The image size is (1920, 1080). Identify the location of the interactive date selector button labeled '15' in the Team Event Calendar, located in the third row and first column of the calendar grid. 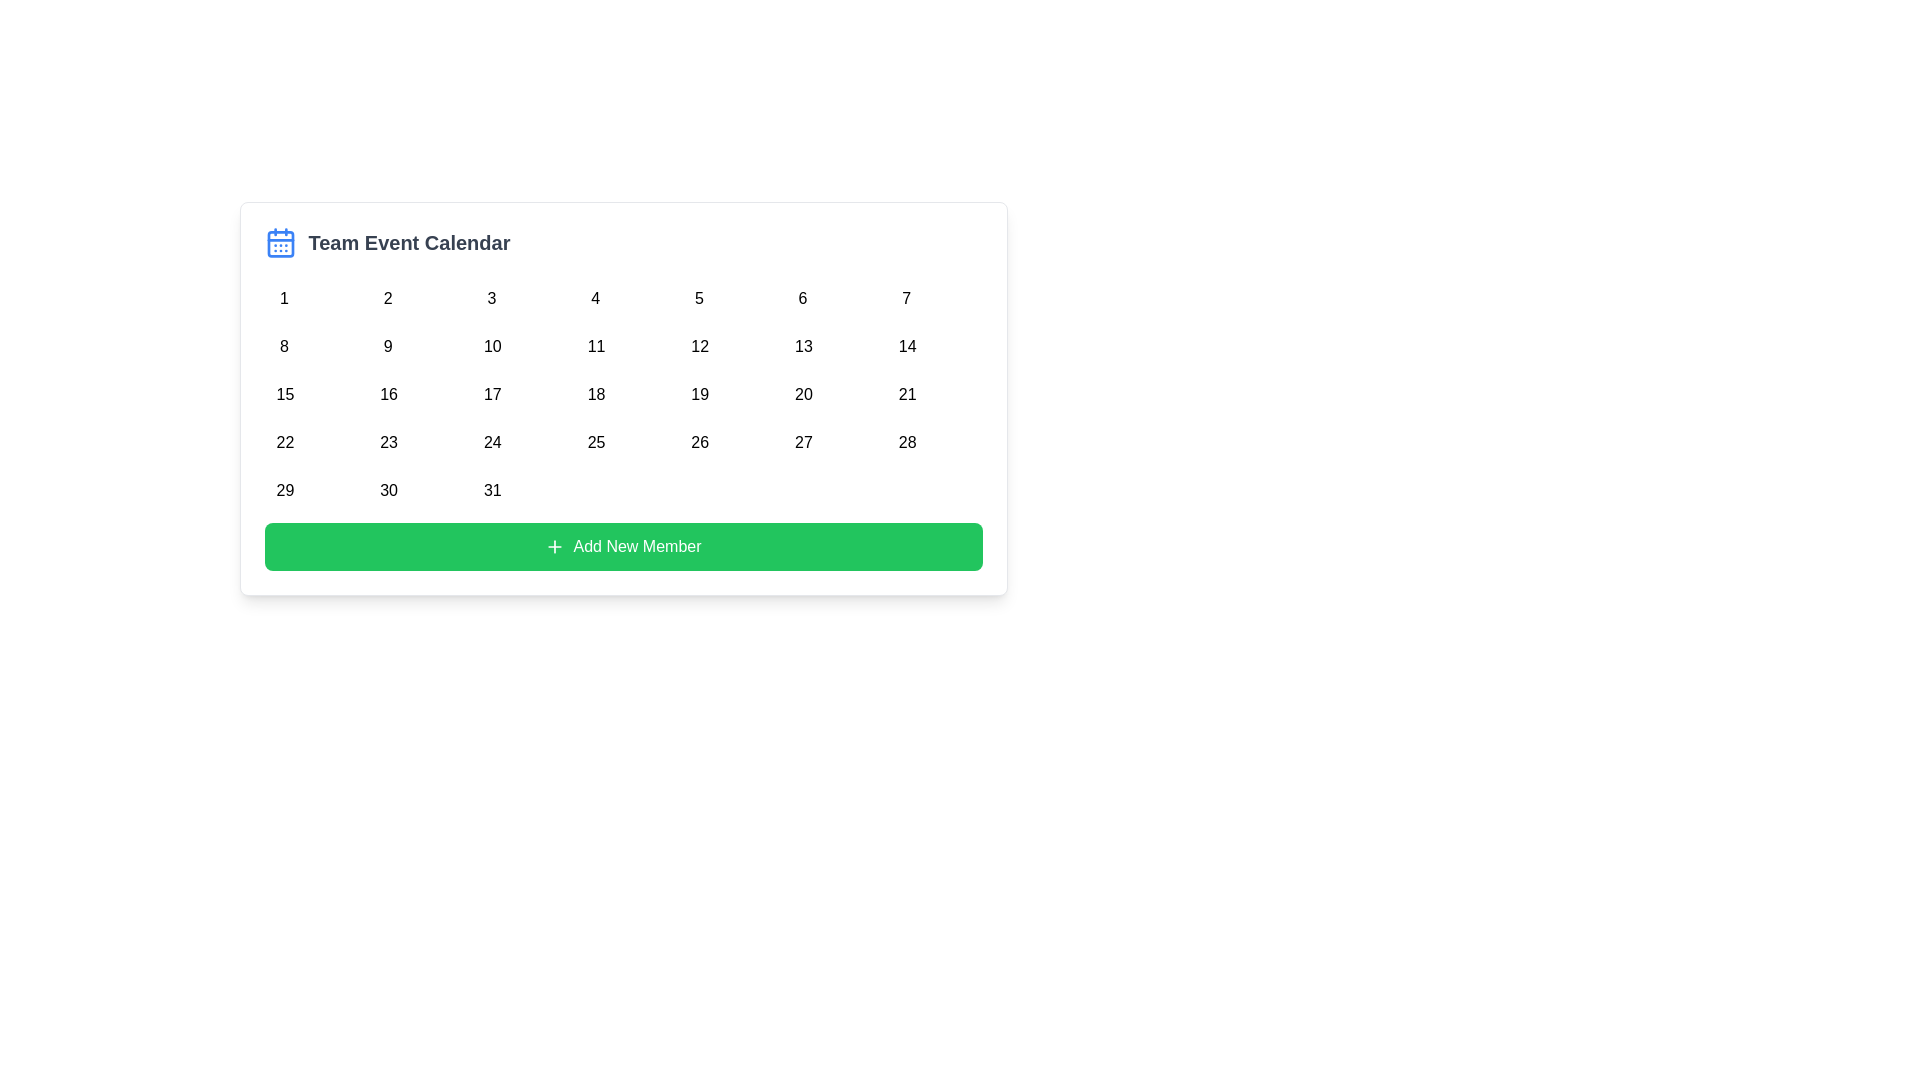
(283, 390).